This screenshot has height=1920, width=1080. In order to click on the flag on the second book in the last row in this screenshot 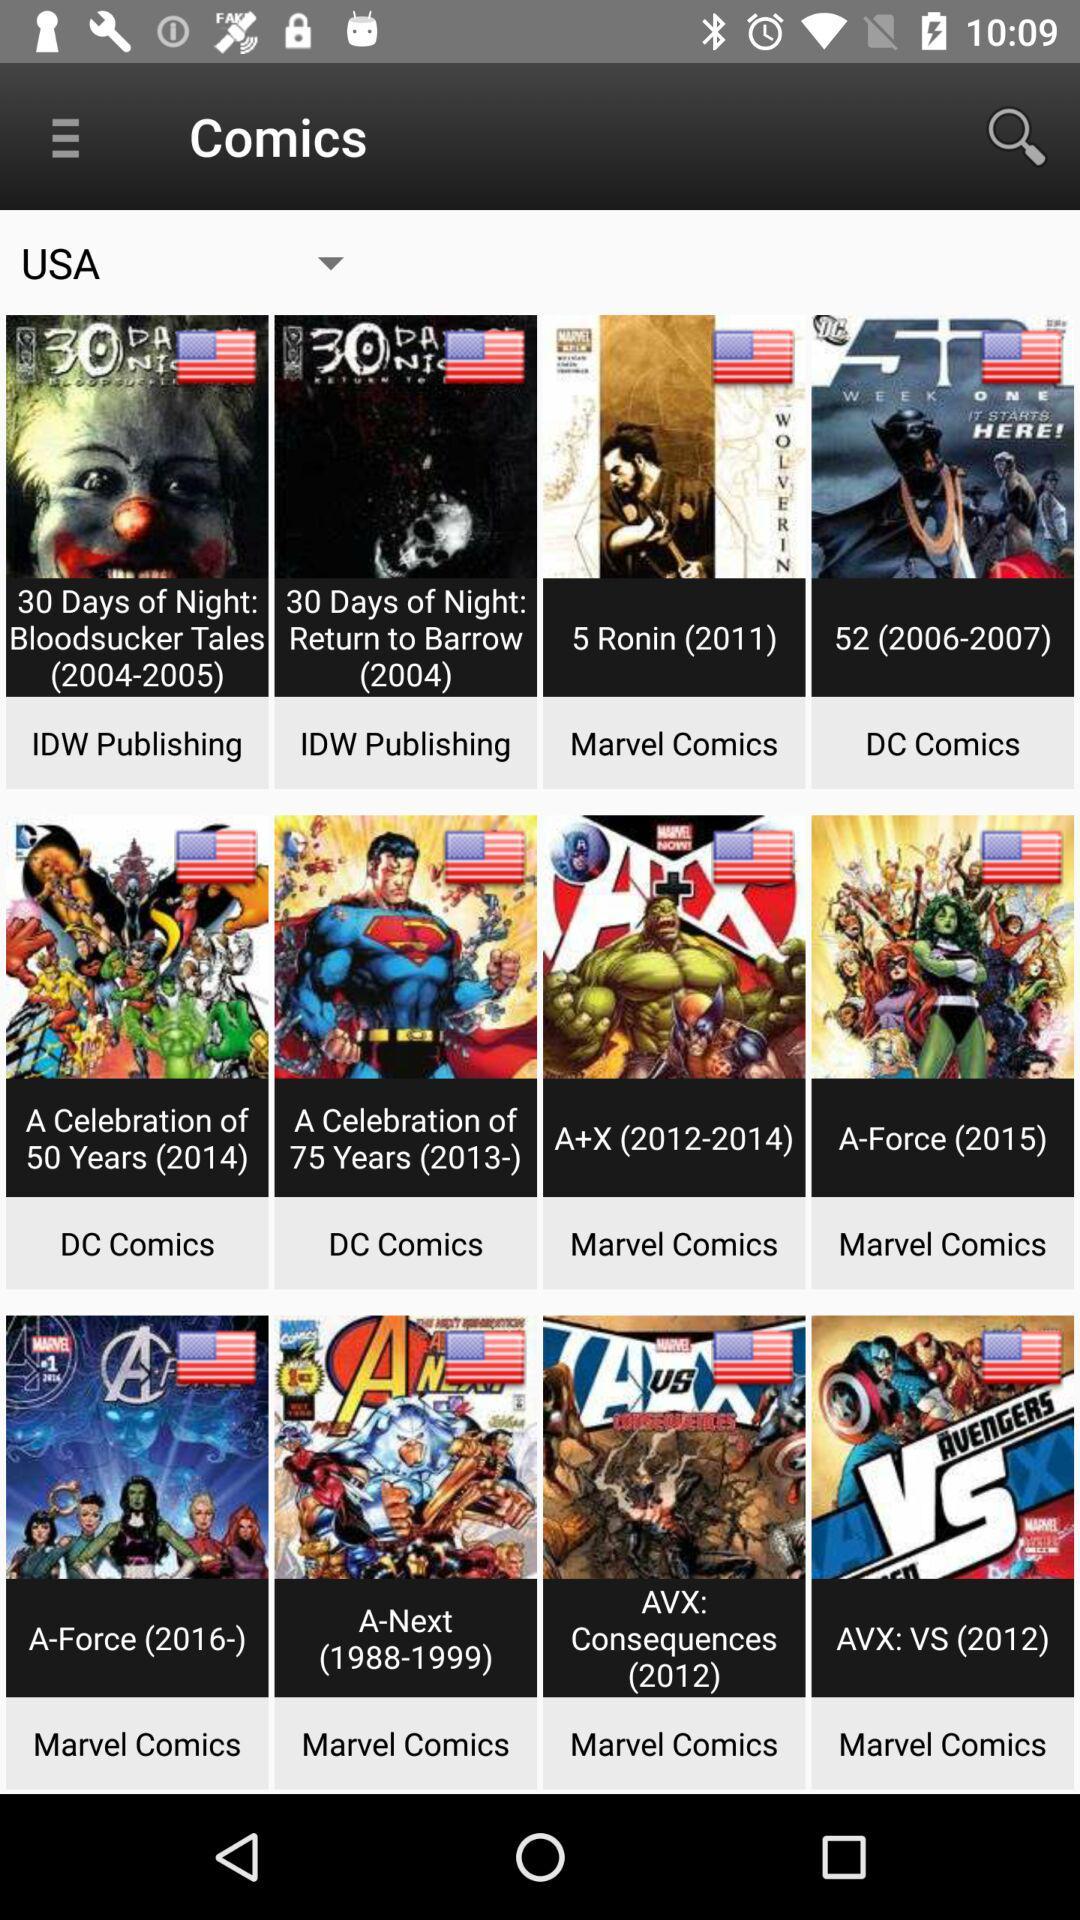, I will do `click(485, 1358)`.